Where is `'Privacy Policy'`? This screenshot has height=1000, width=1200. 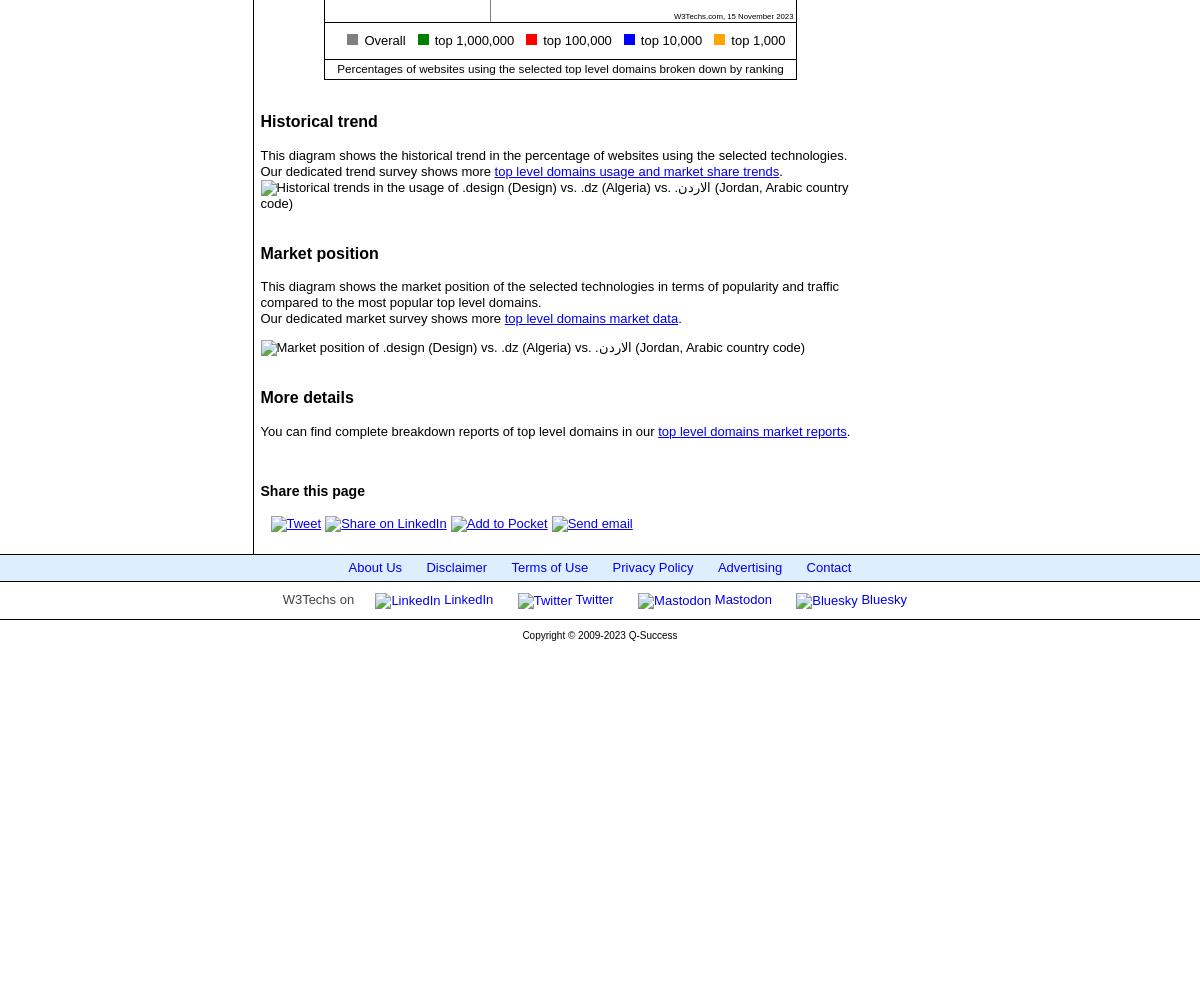
'Privacy Policy' is located at coordinates (652, 565).